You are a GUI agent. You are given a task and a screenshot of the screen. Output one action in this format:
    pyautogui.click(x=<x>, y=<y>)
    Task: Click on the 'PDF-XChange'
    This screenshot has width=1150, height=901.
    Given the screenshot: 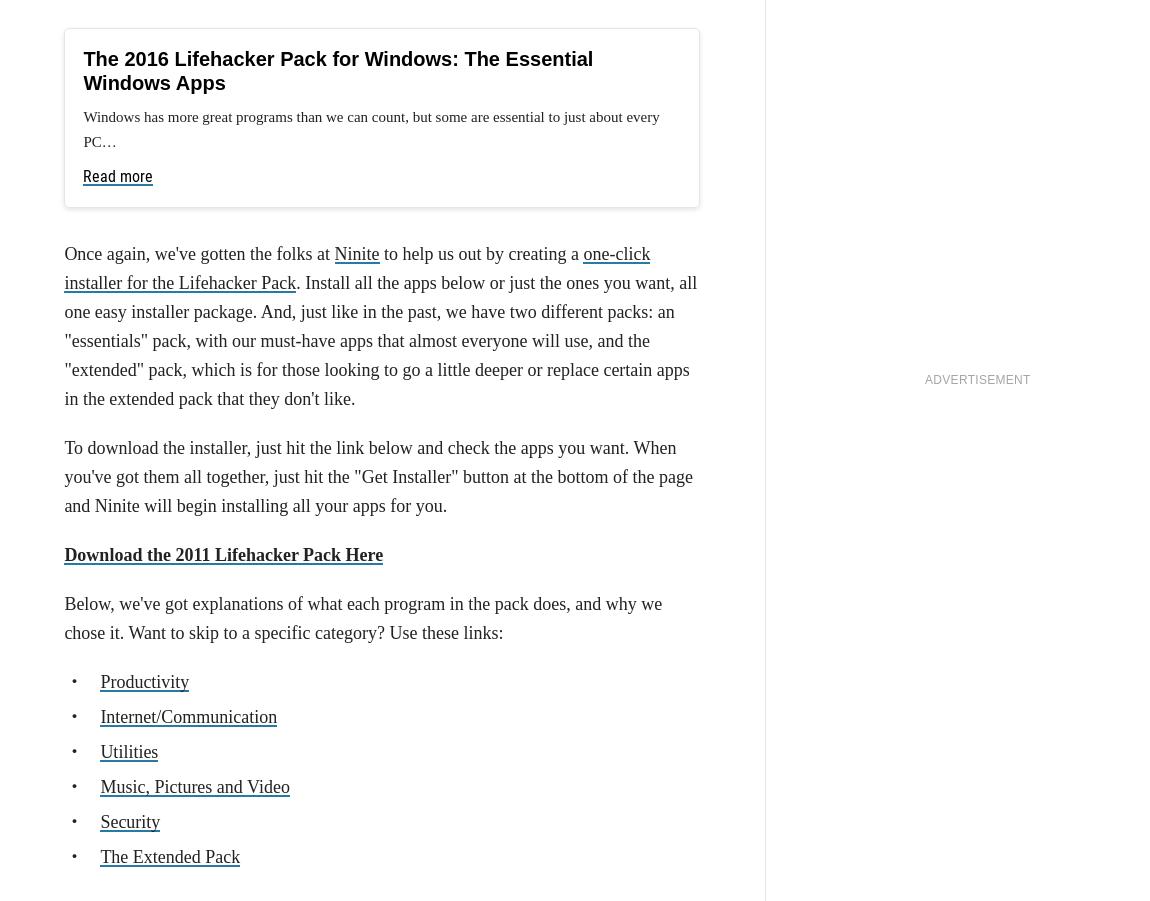 What is the action you would take?
    pyautogui.click(x=440, y=66)
    